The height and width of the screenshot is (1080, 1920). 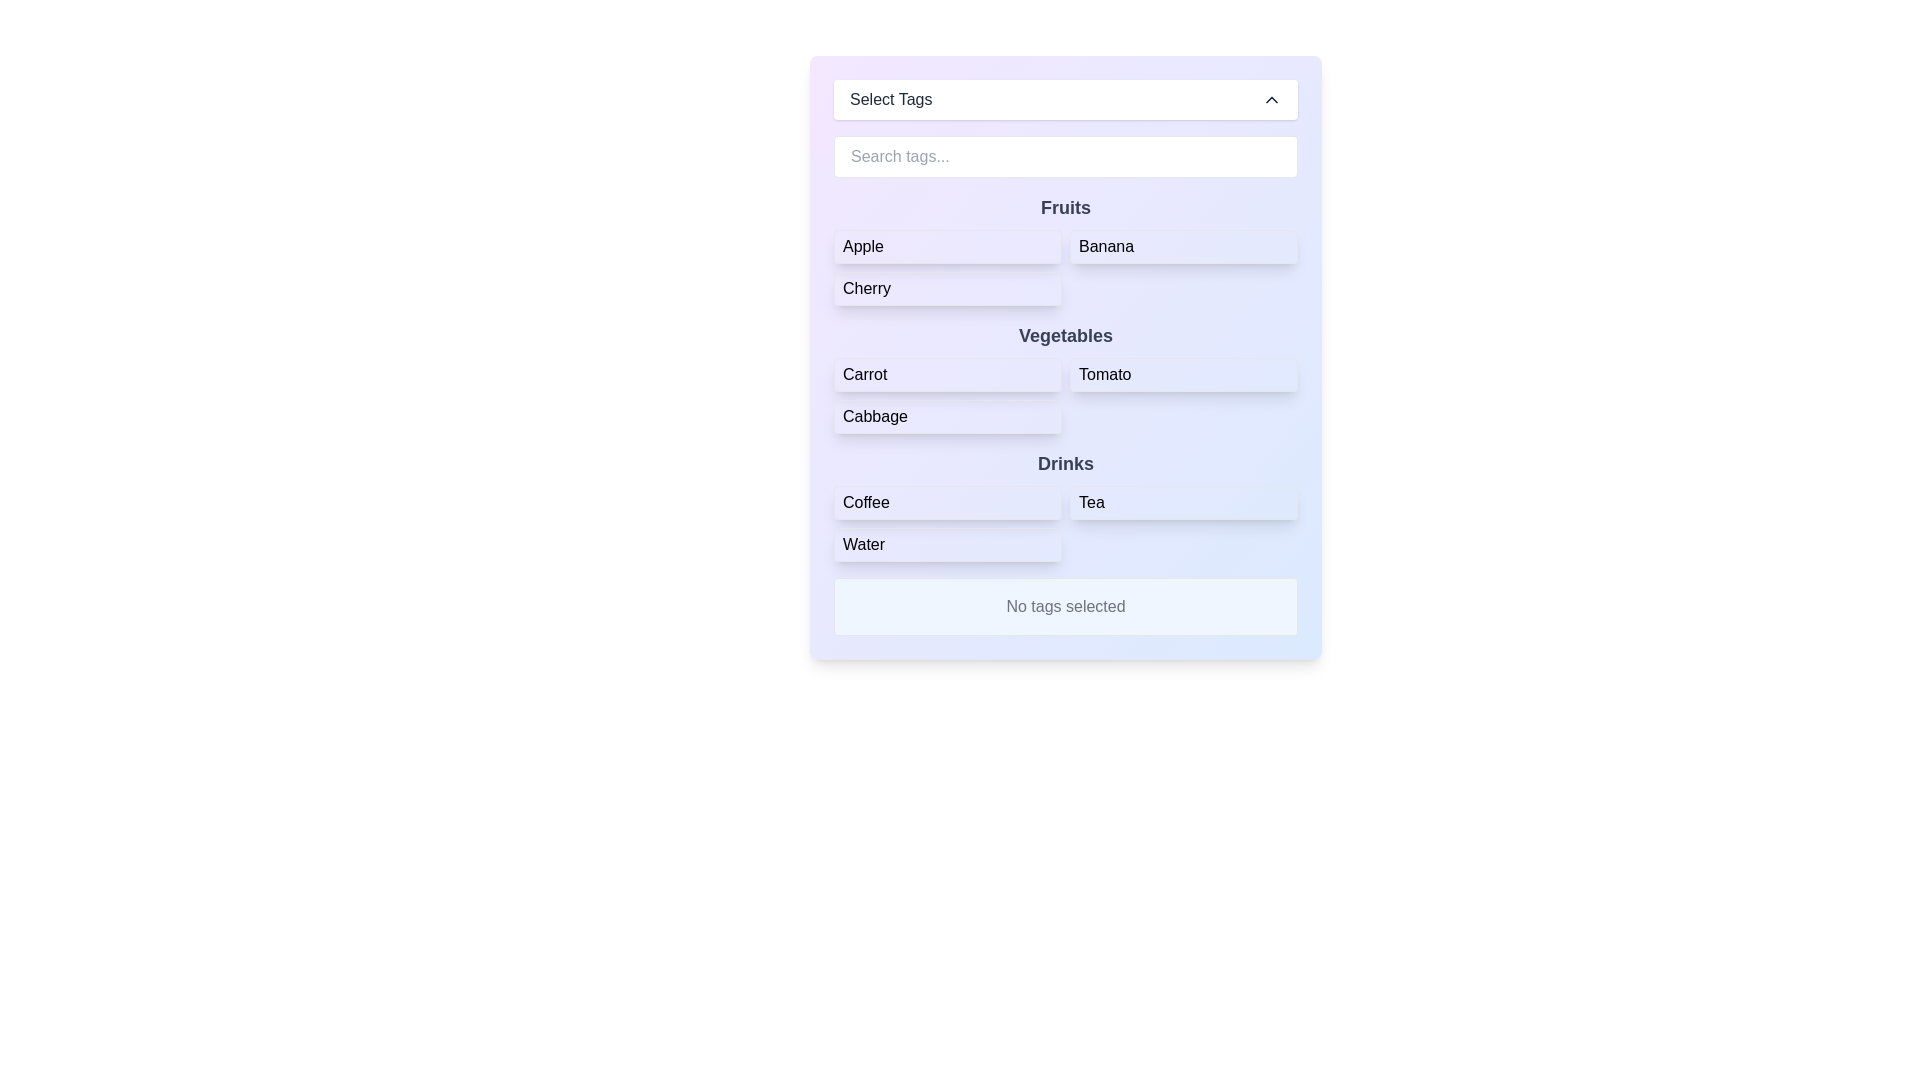 What do you see at coordinates (1184, 501) in the screenshot?
I see `the 'Tea' button` at bounding box center [1184, 501].